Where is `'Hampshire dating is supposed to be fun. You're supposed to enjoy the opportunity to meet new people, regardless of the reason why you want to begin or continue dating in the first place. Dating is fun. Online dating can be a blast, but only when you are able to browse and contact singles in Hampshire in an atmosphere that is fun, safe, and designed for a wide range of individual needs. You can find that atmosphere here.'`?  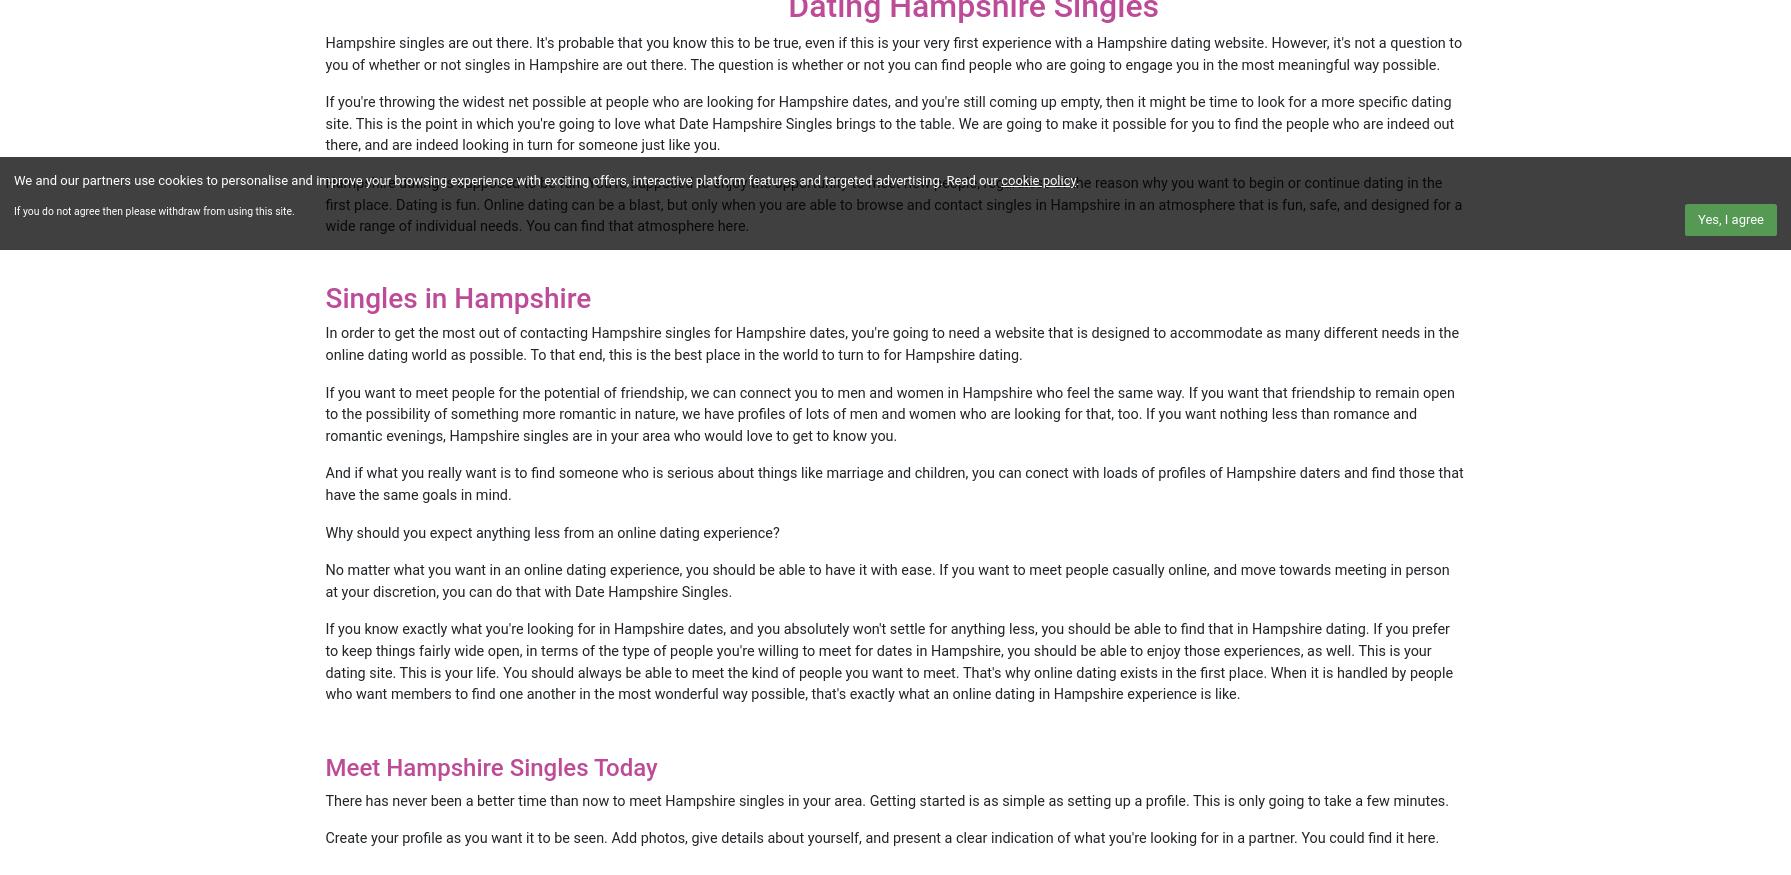
'Hampshire dating is supposed to be fun. You're supposed to enjoy the opportunity to meet new people, regardless of the reason why you want to begin or continue dating in the first place. Dating is fun. Online dating can be a blast, but only when you are able to browse and contact singles in Hampshire in an atmosphere that is fun, safe, and designed for a wide range of individual needs. You can find that atmosphere here.' is located at coordinates (893, 204).